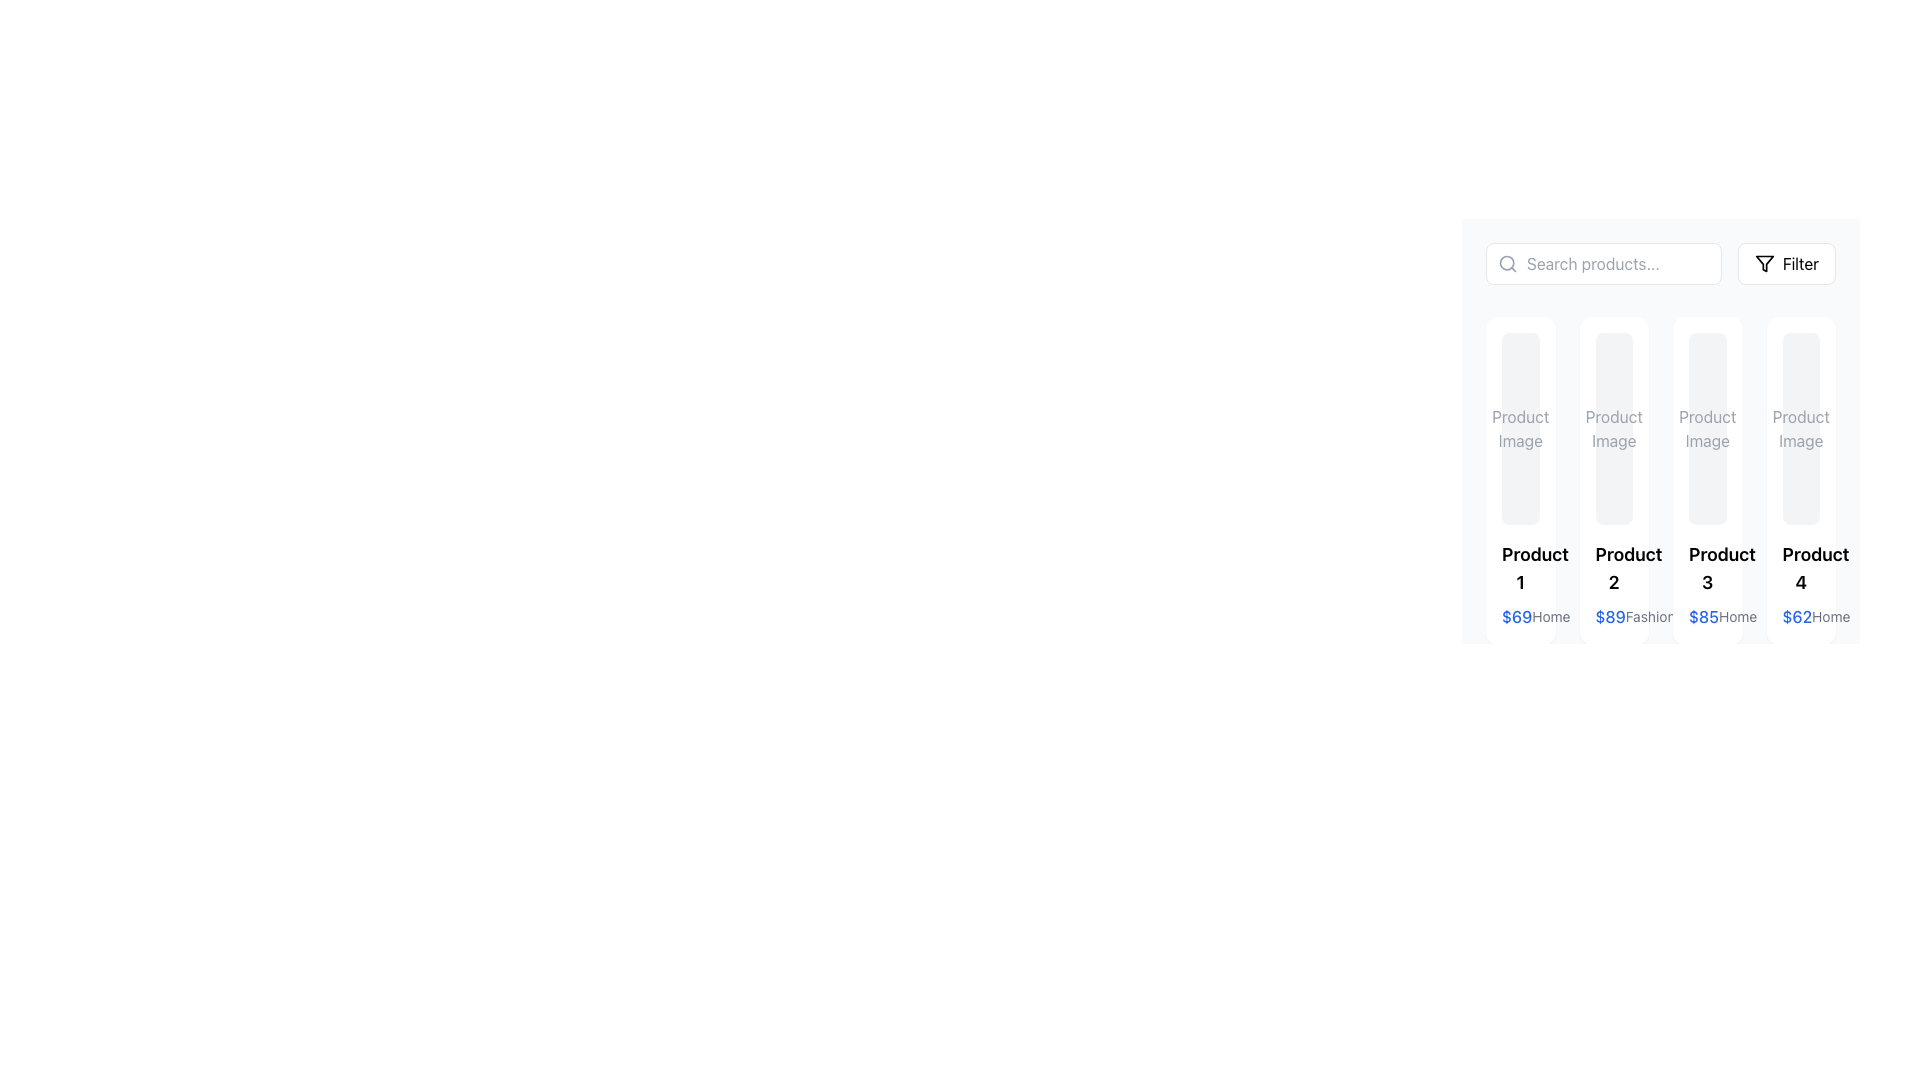  Describe the element at coordinates (1800, 262) in the screenshot. I see `text label displaying 'Filter' located in the top-right corner of the card layout, adjacent to the funnel icon` at that location.